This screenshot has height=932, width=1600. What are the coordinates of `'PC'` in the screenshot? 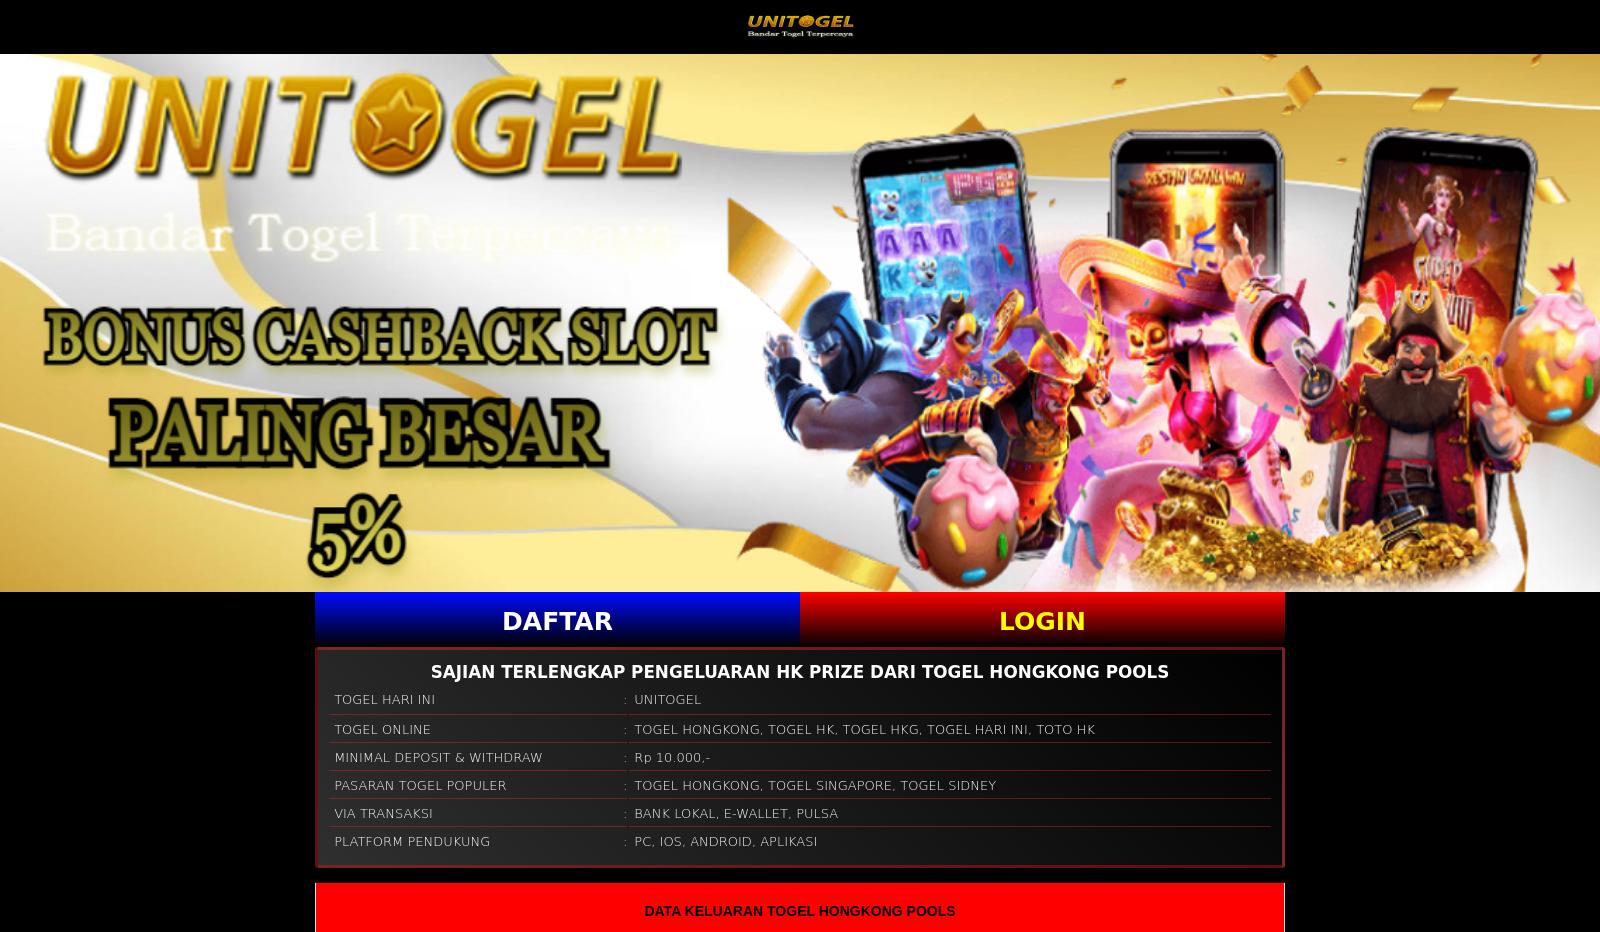 It's located at (633, 839).